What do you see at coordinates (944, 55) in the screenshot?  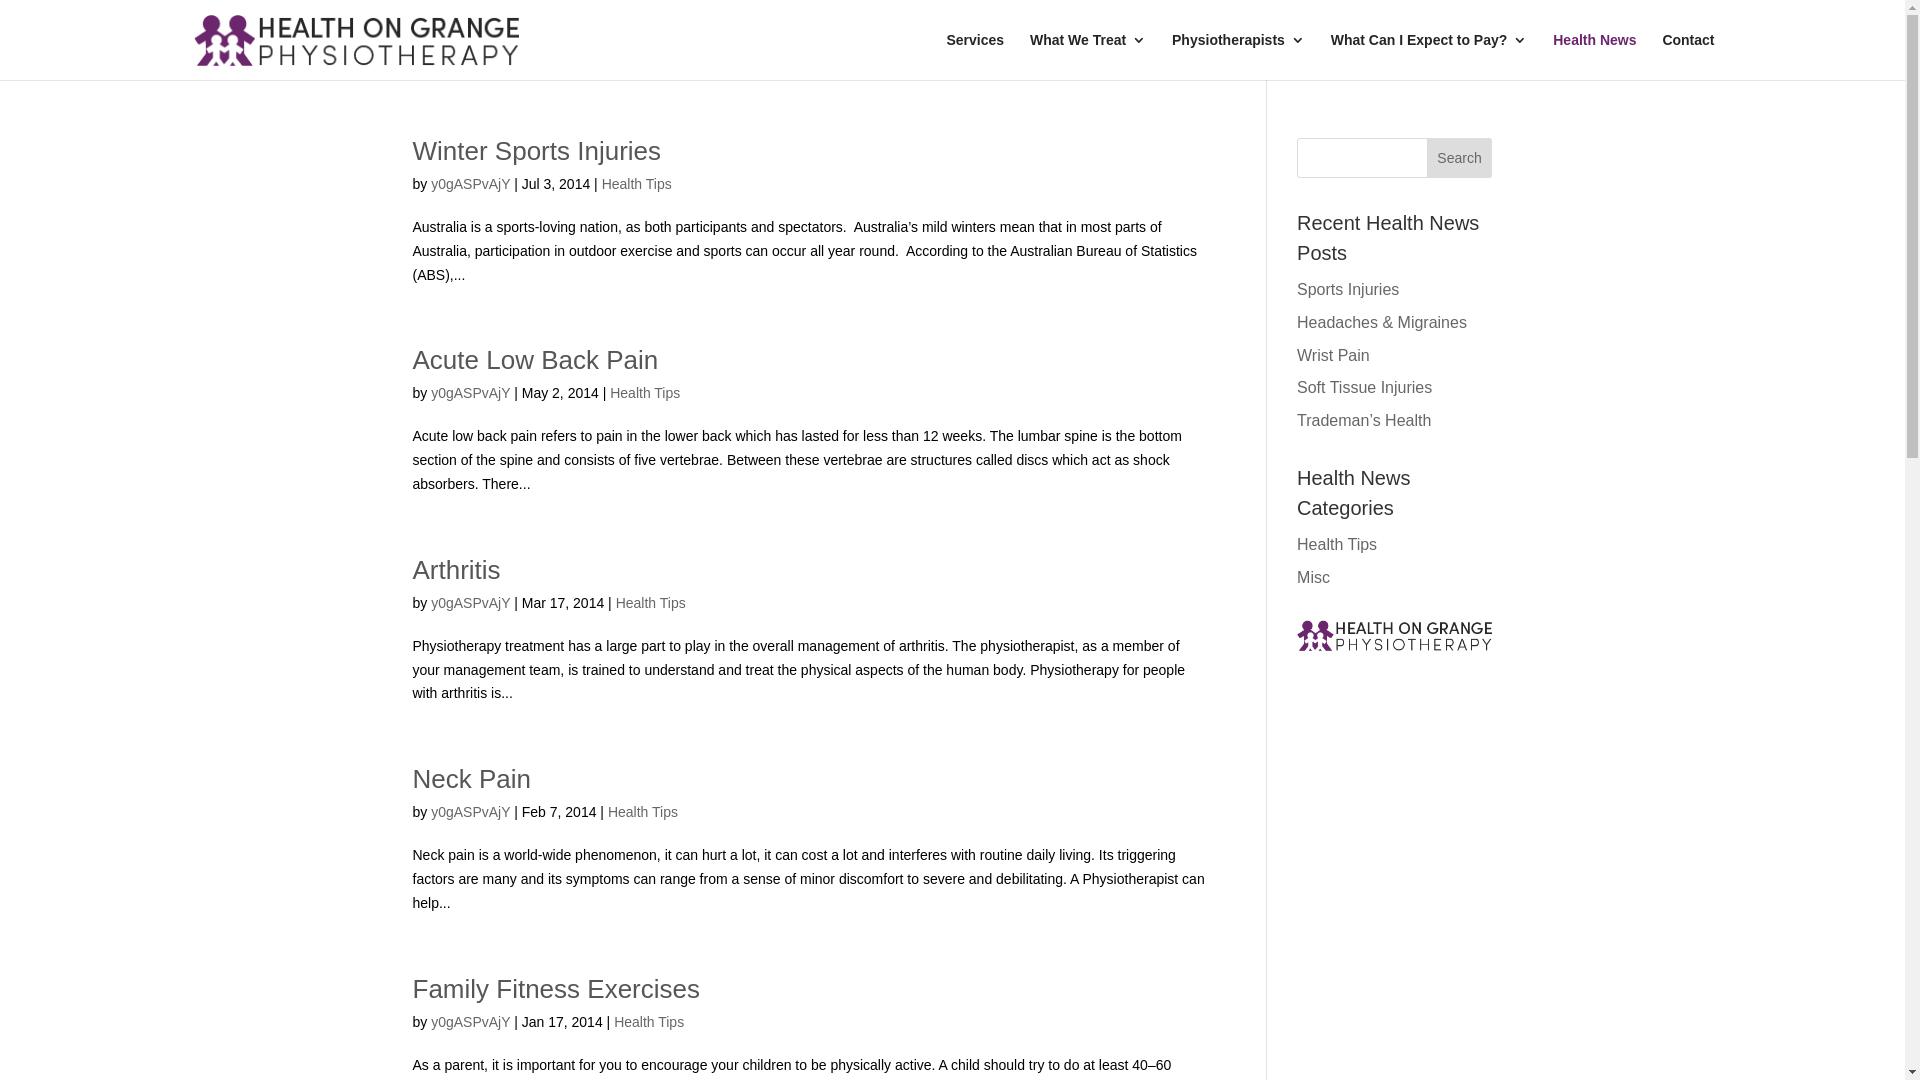 I see `'Services'` at bounding box center [944, 55].